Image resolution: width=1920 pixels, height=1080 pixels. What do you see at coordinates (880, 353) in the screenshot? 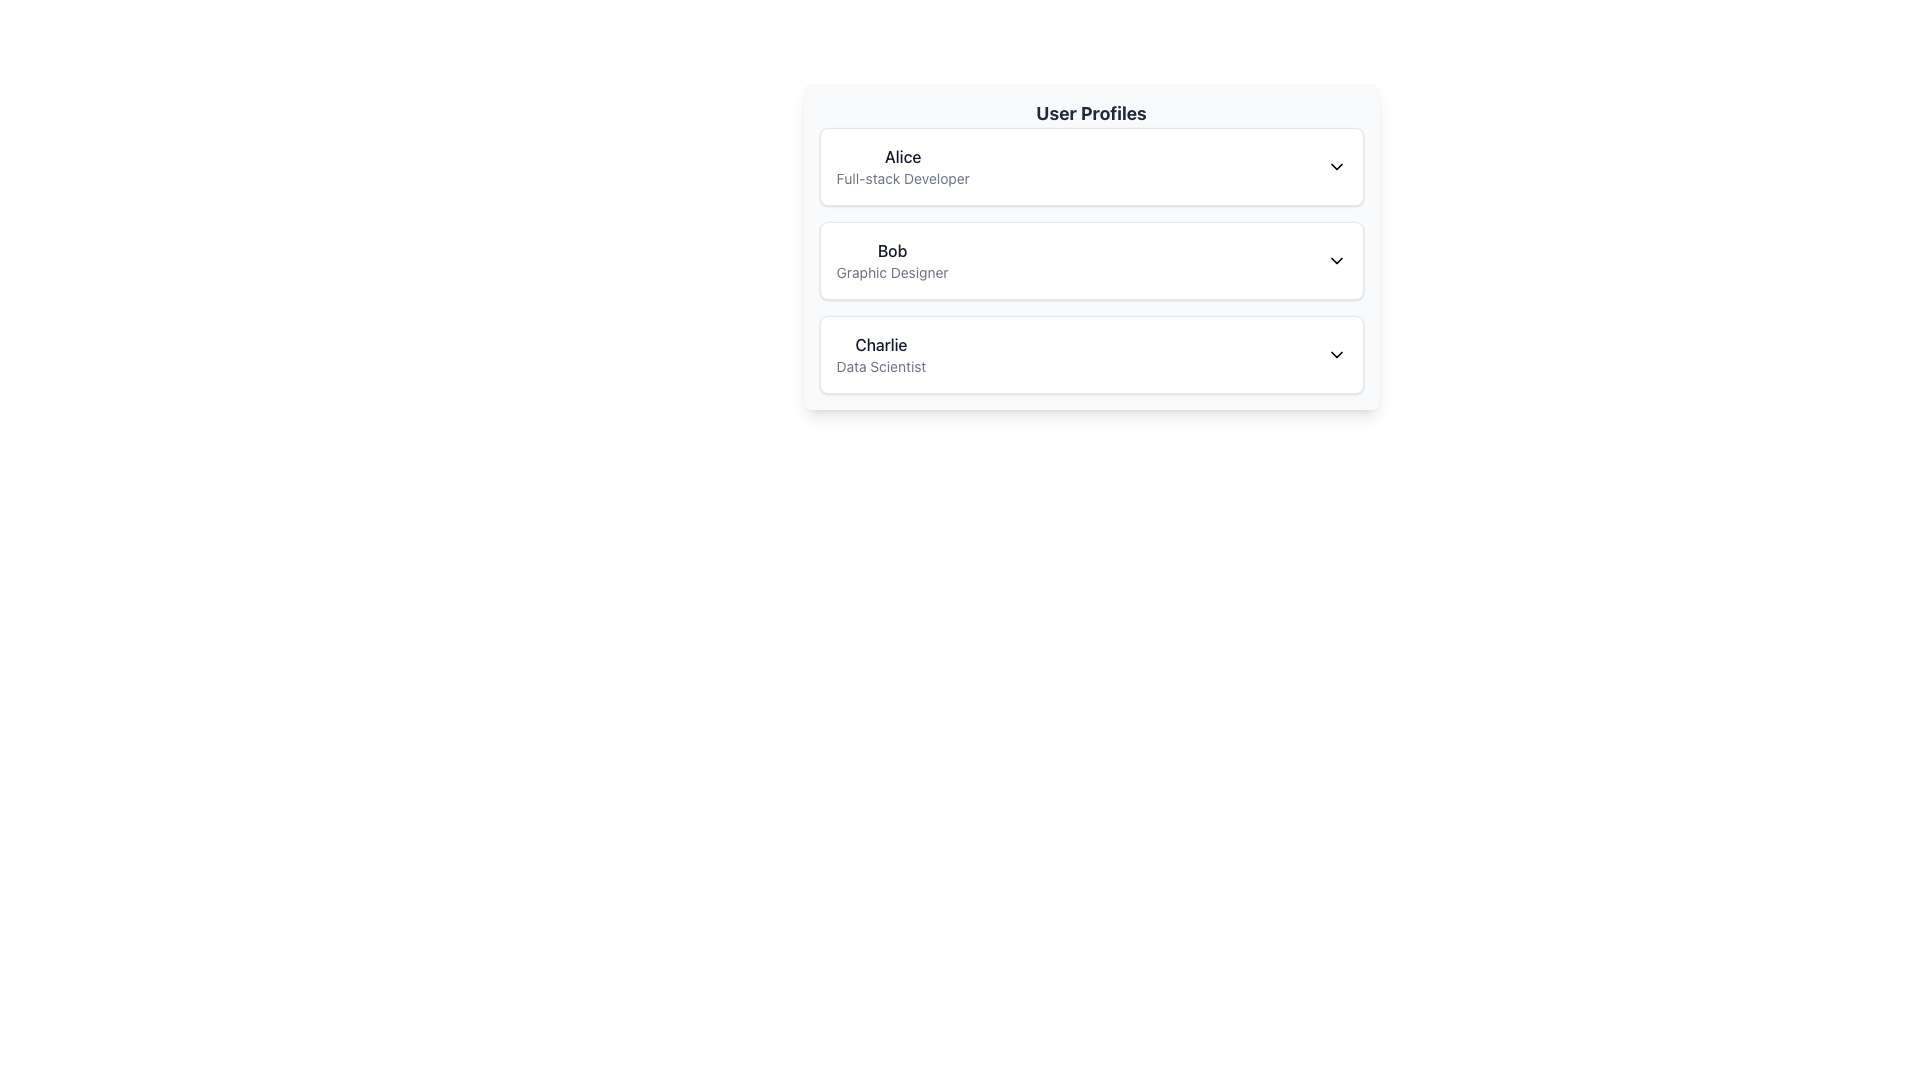
I see `the Text Display that shows 'Charlie' in bold and larger font, and 'Data Scientist' in smaller, lighter font, located in the third section of the user profiles list` at bounding box center [880, 353].